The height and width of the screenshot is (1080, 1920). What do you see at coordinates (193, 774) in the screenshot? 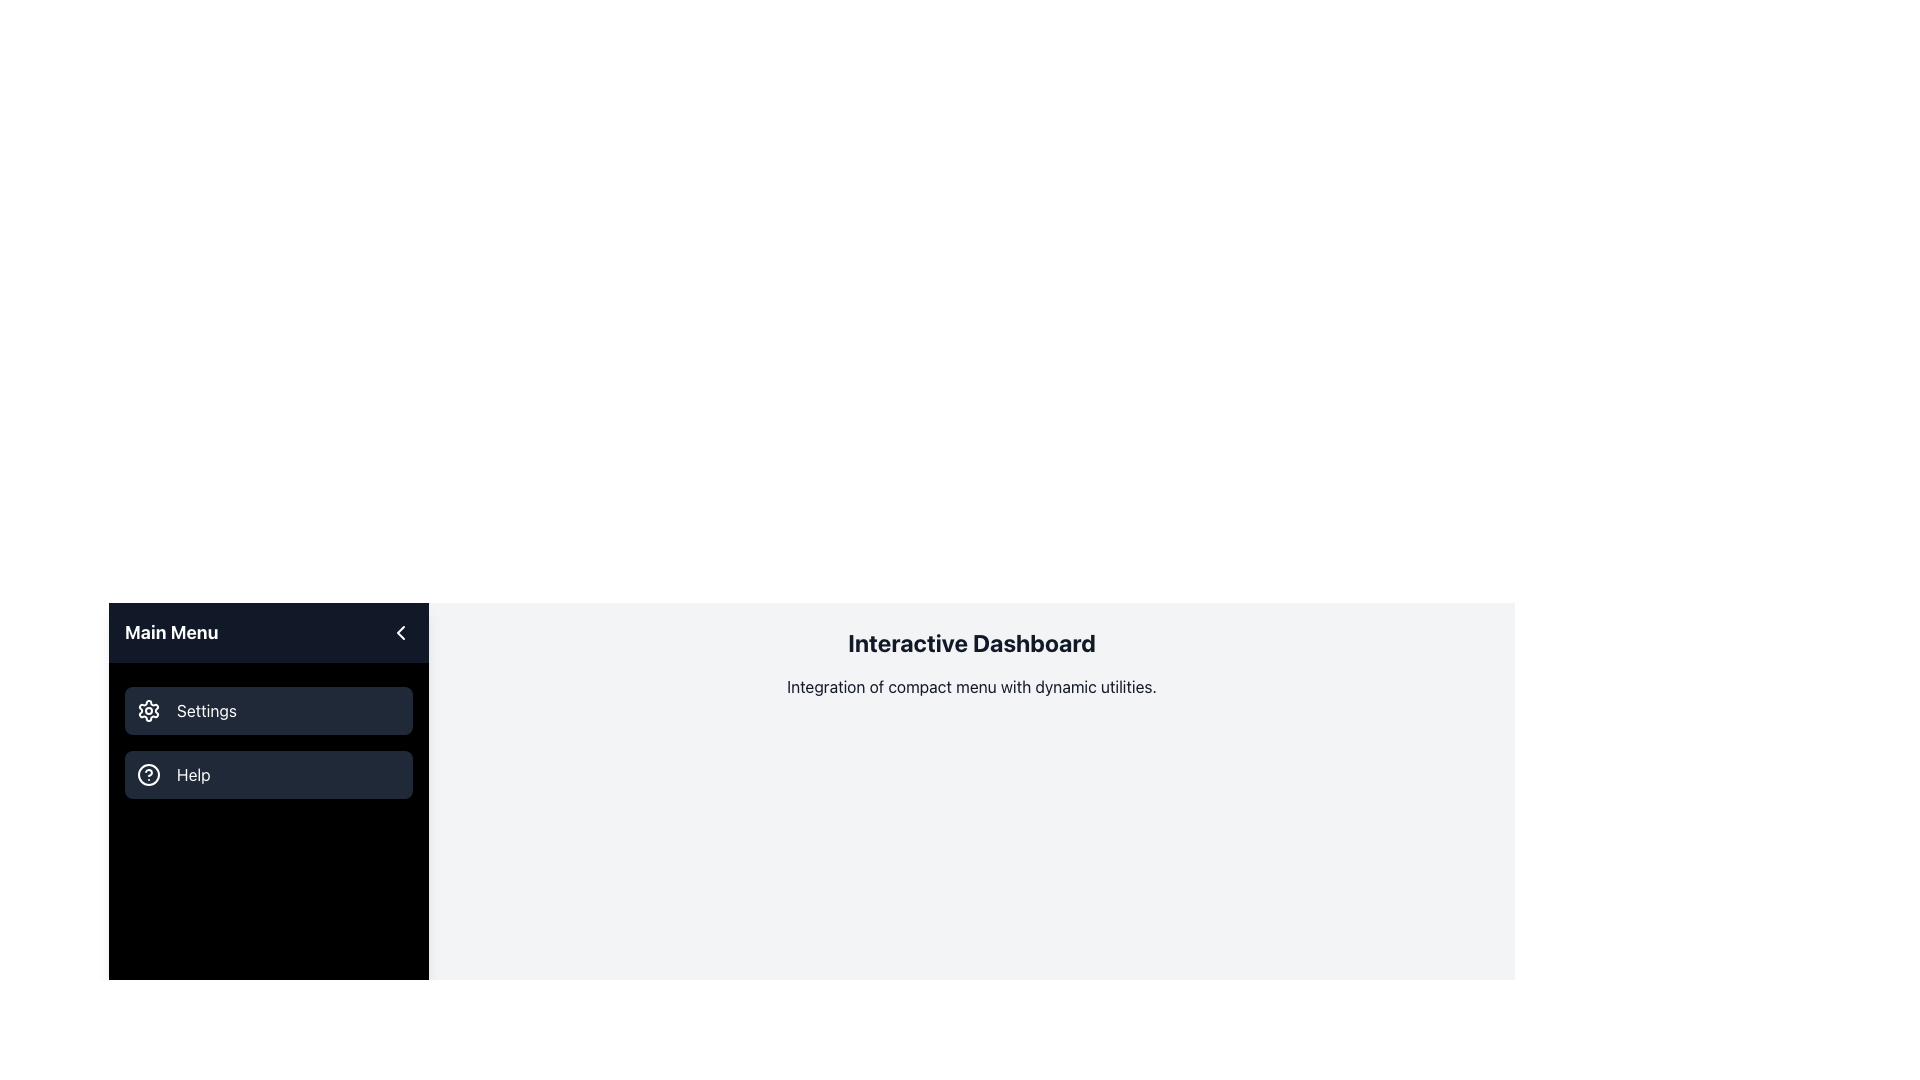
I see `the 'Help' text label located in the second menu item of the 'Main Menu' sidebar, which is positioned to the right of a circular question mark icon` at bounding box center [193, 774].